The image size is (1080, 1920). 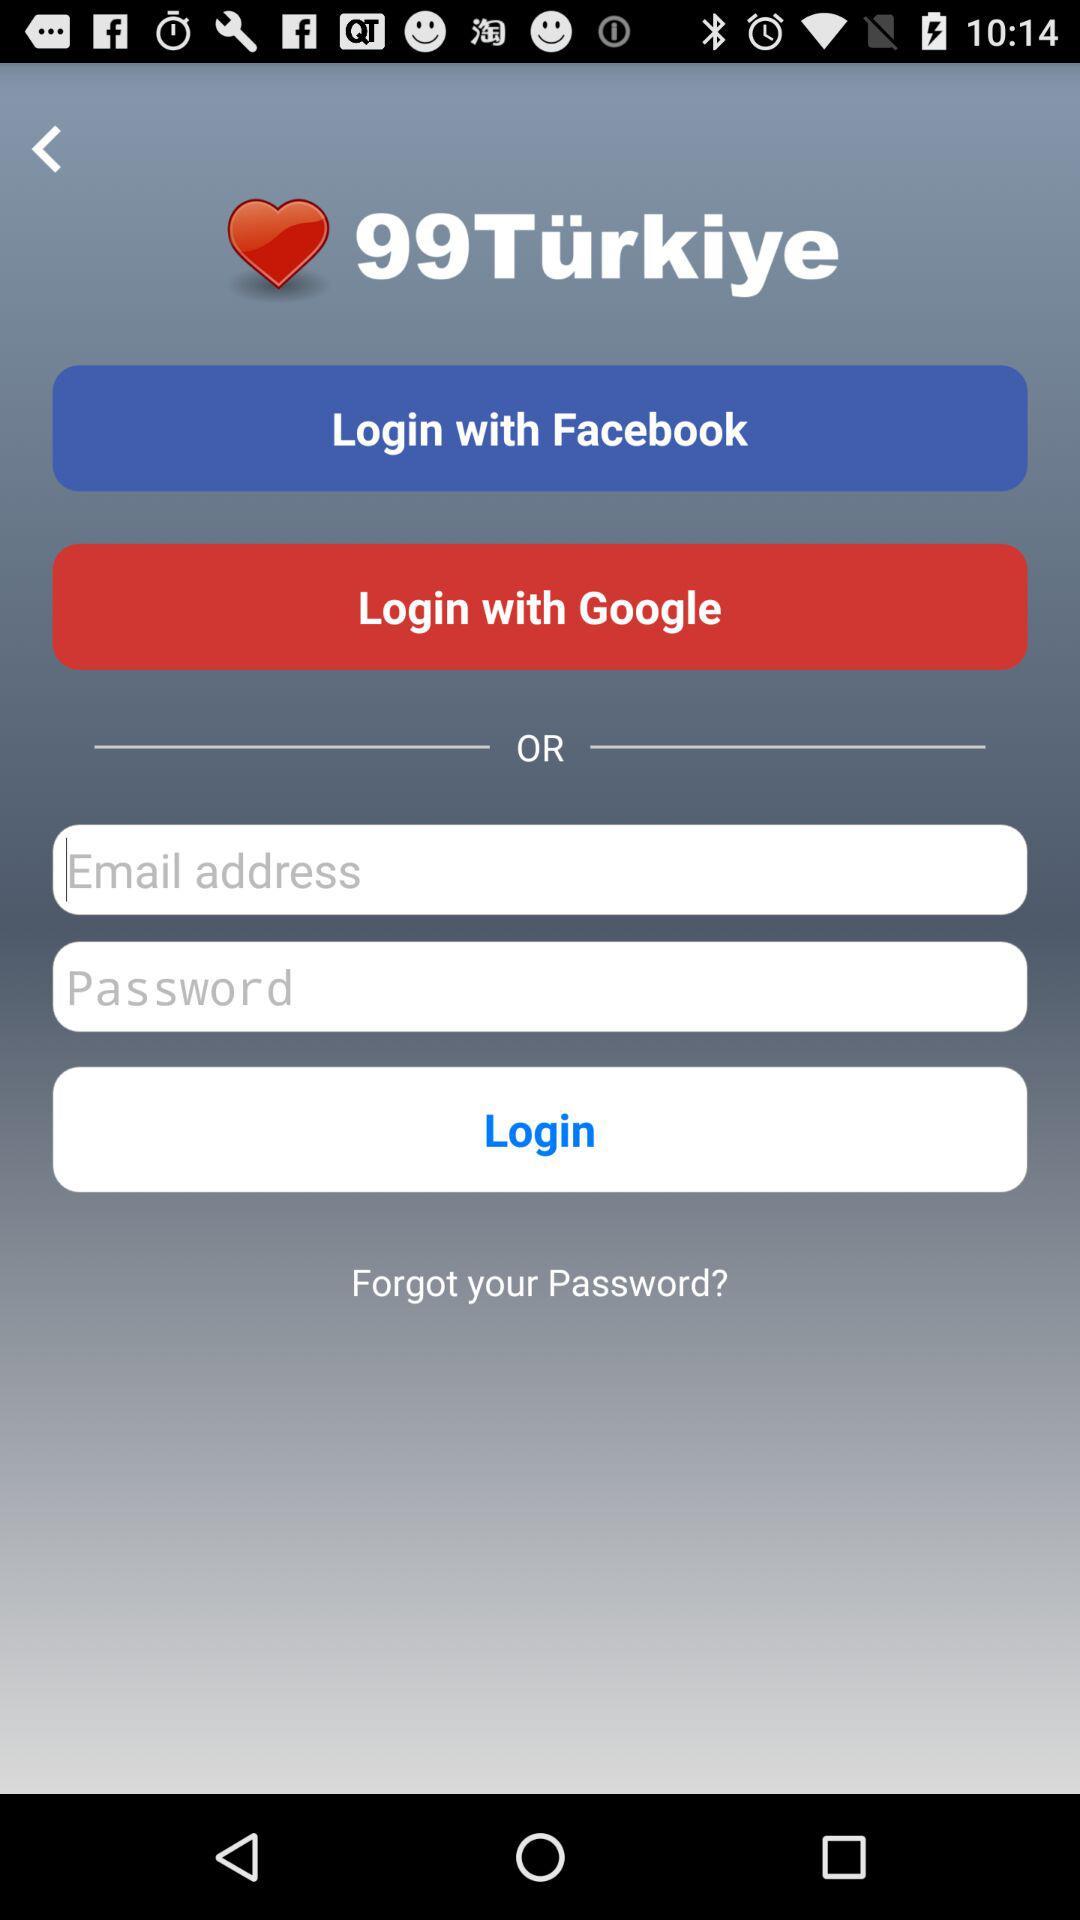 What do you see at coordinates (540, 605) in the screenshot?
I see `login with google account` at bounding box center [540, 605].